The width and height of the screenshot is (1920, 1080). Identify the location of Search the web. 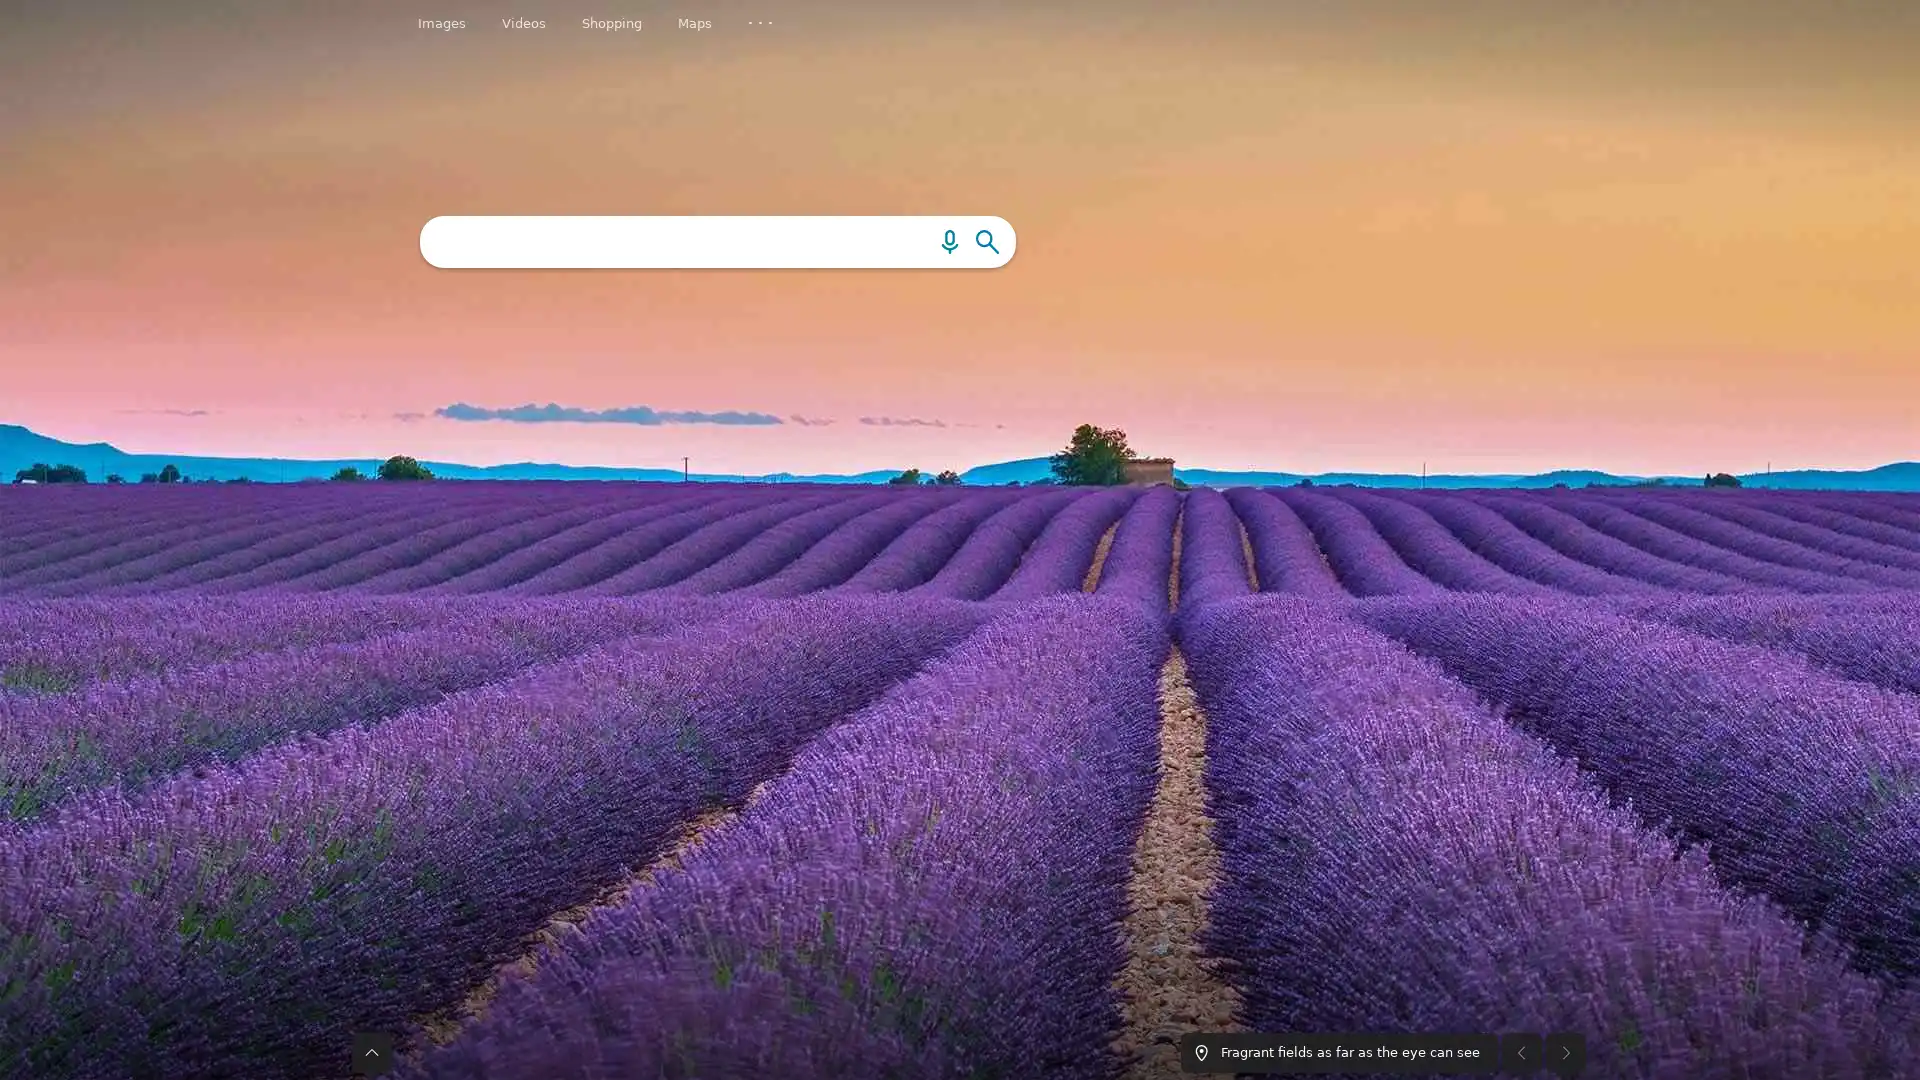
(987, 240).